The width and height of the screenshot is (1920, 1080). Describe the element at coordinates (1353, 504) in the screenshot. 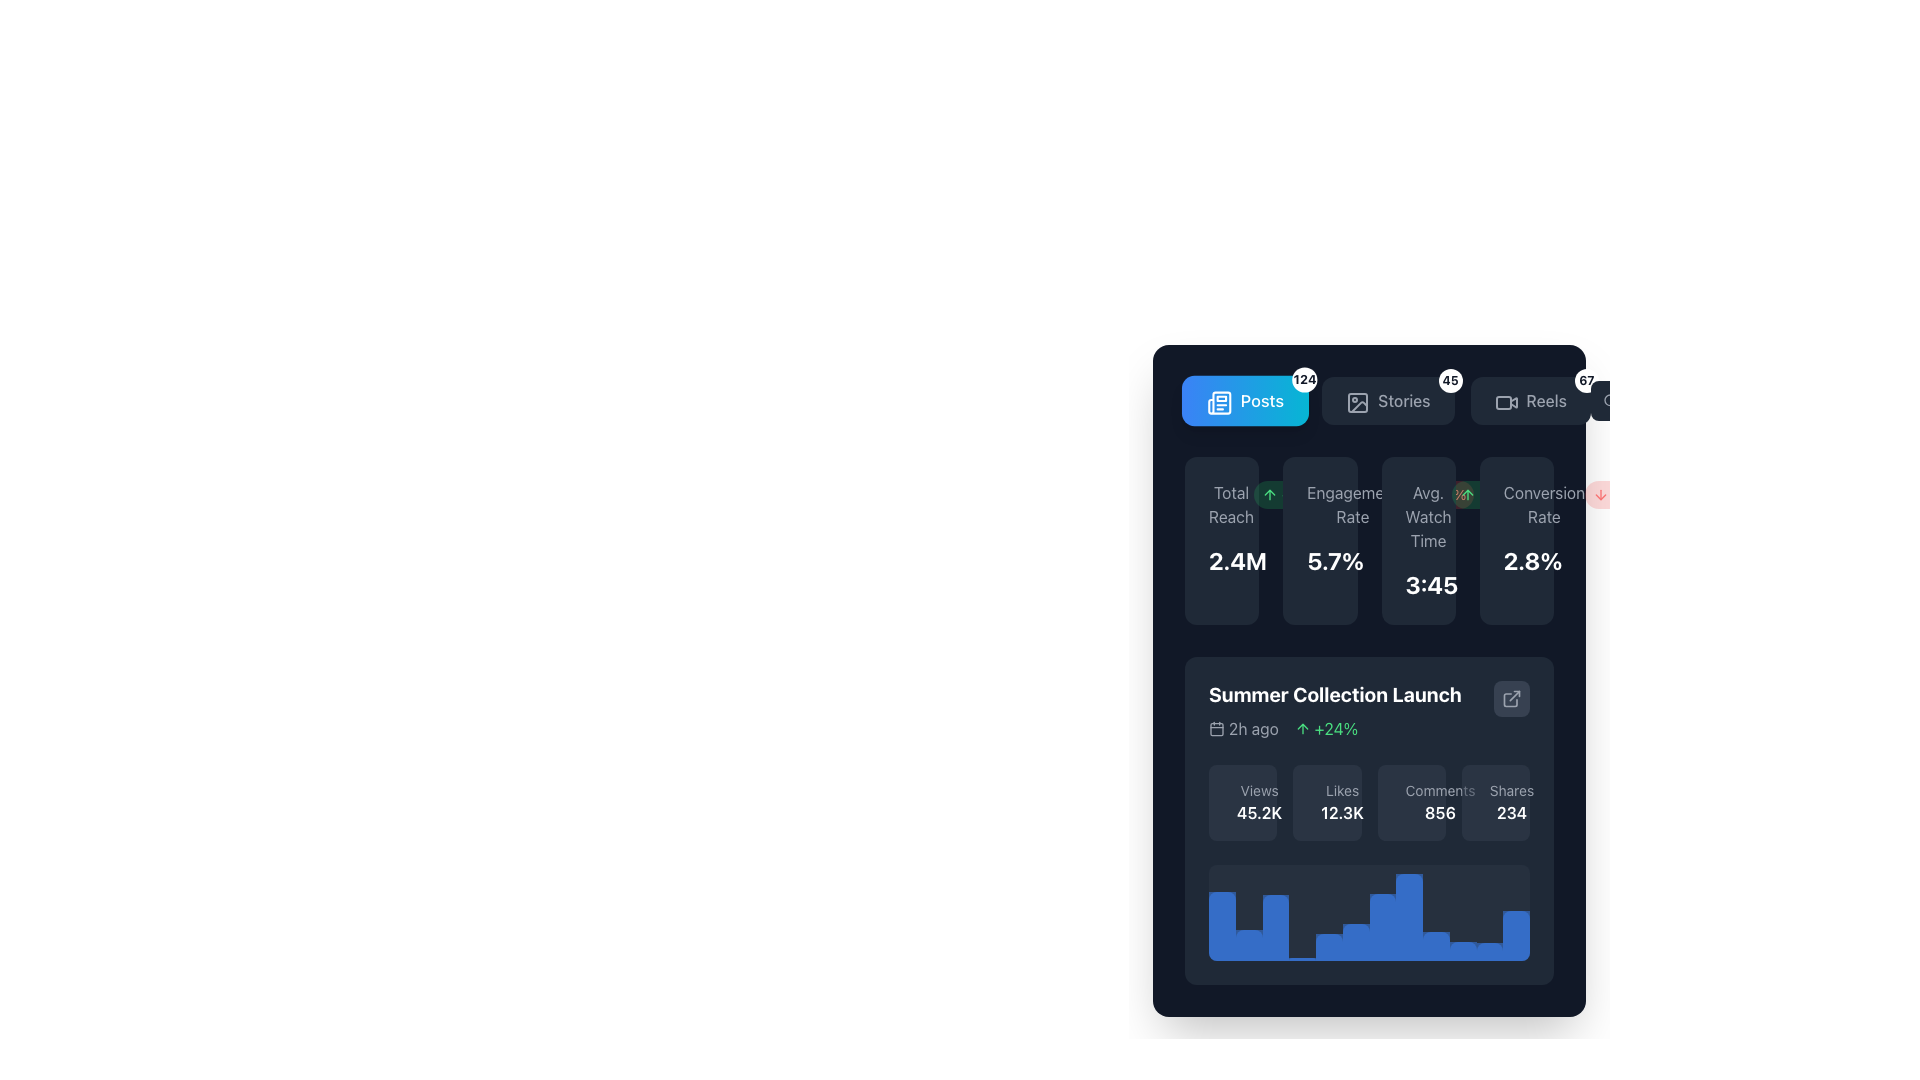

I see `the label text that describes the engagement rate, which is positioned in the second column of the grid layout above the numeric metric of '5.7%'` at that location.